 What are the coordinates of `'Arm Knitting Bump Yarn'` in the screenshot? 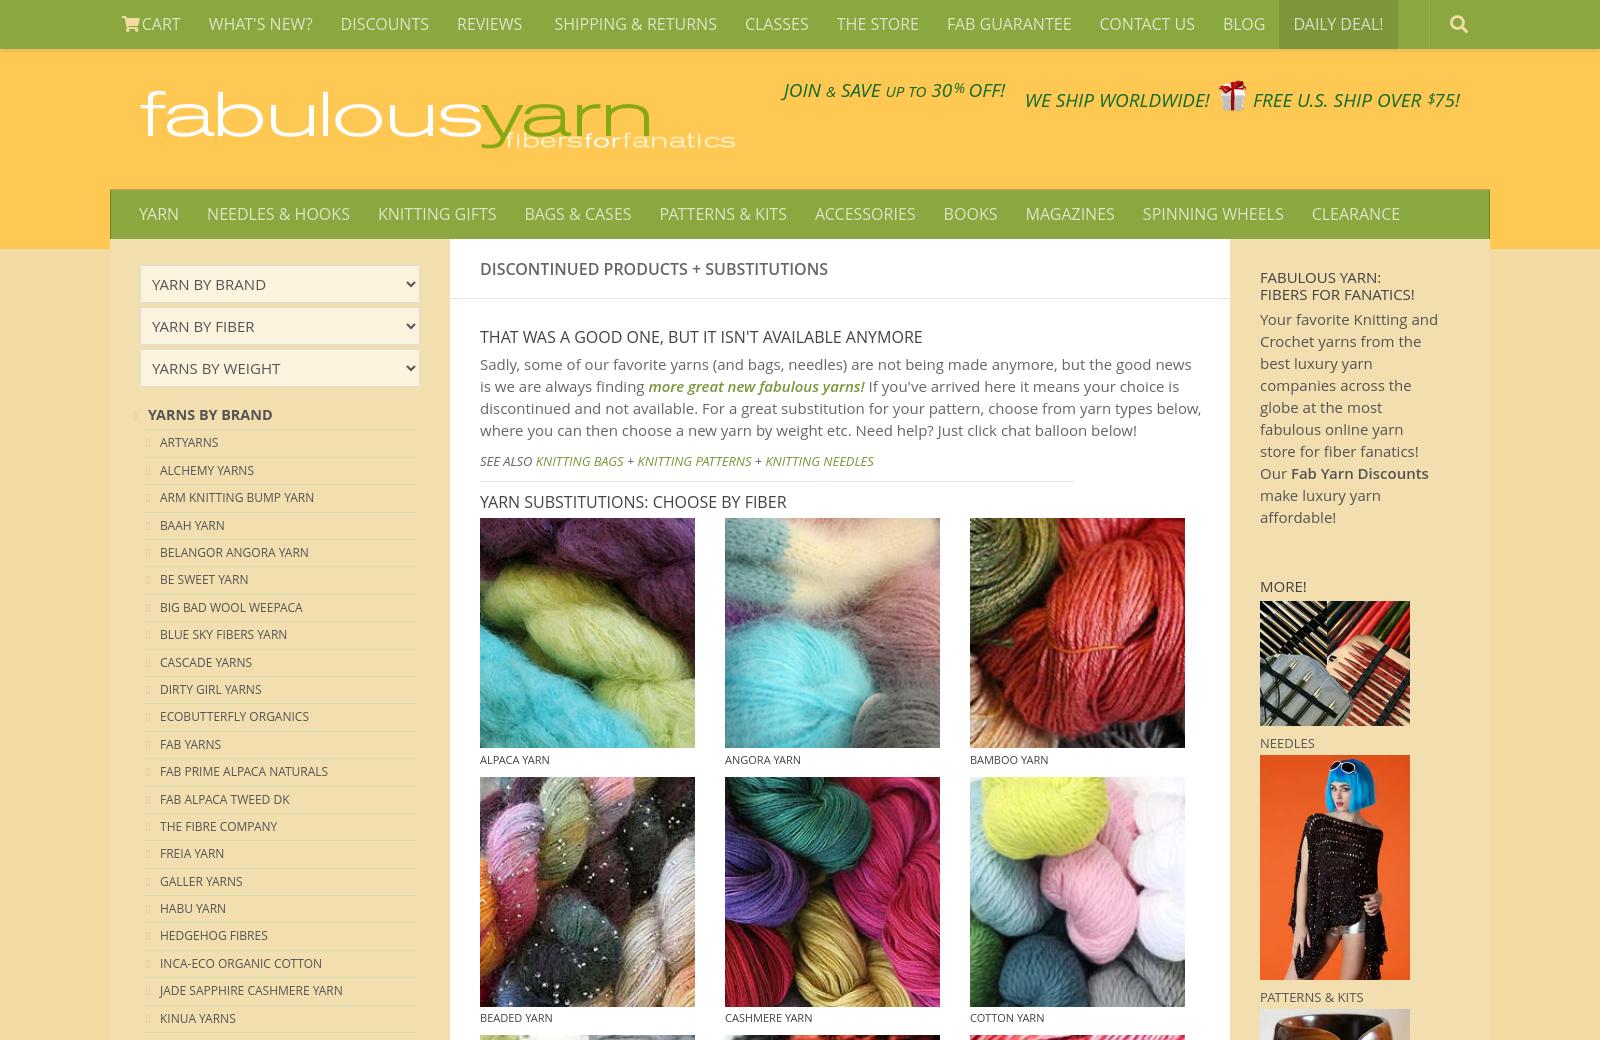 It's located at (236, 497).